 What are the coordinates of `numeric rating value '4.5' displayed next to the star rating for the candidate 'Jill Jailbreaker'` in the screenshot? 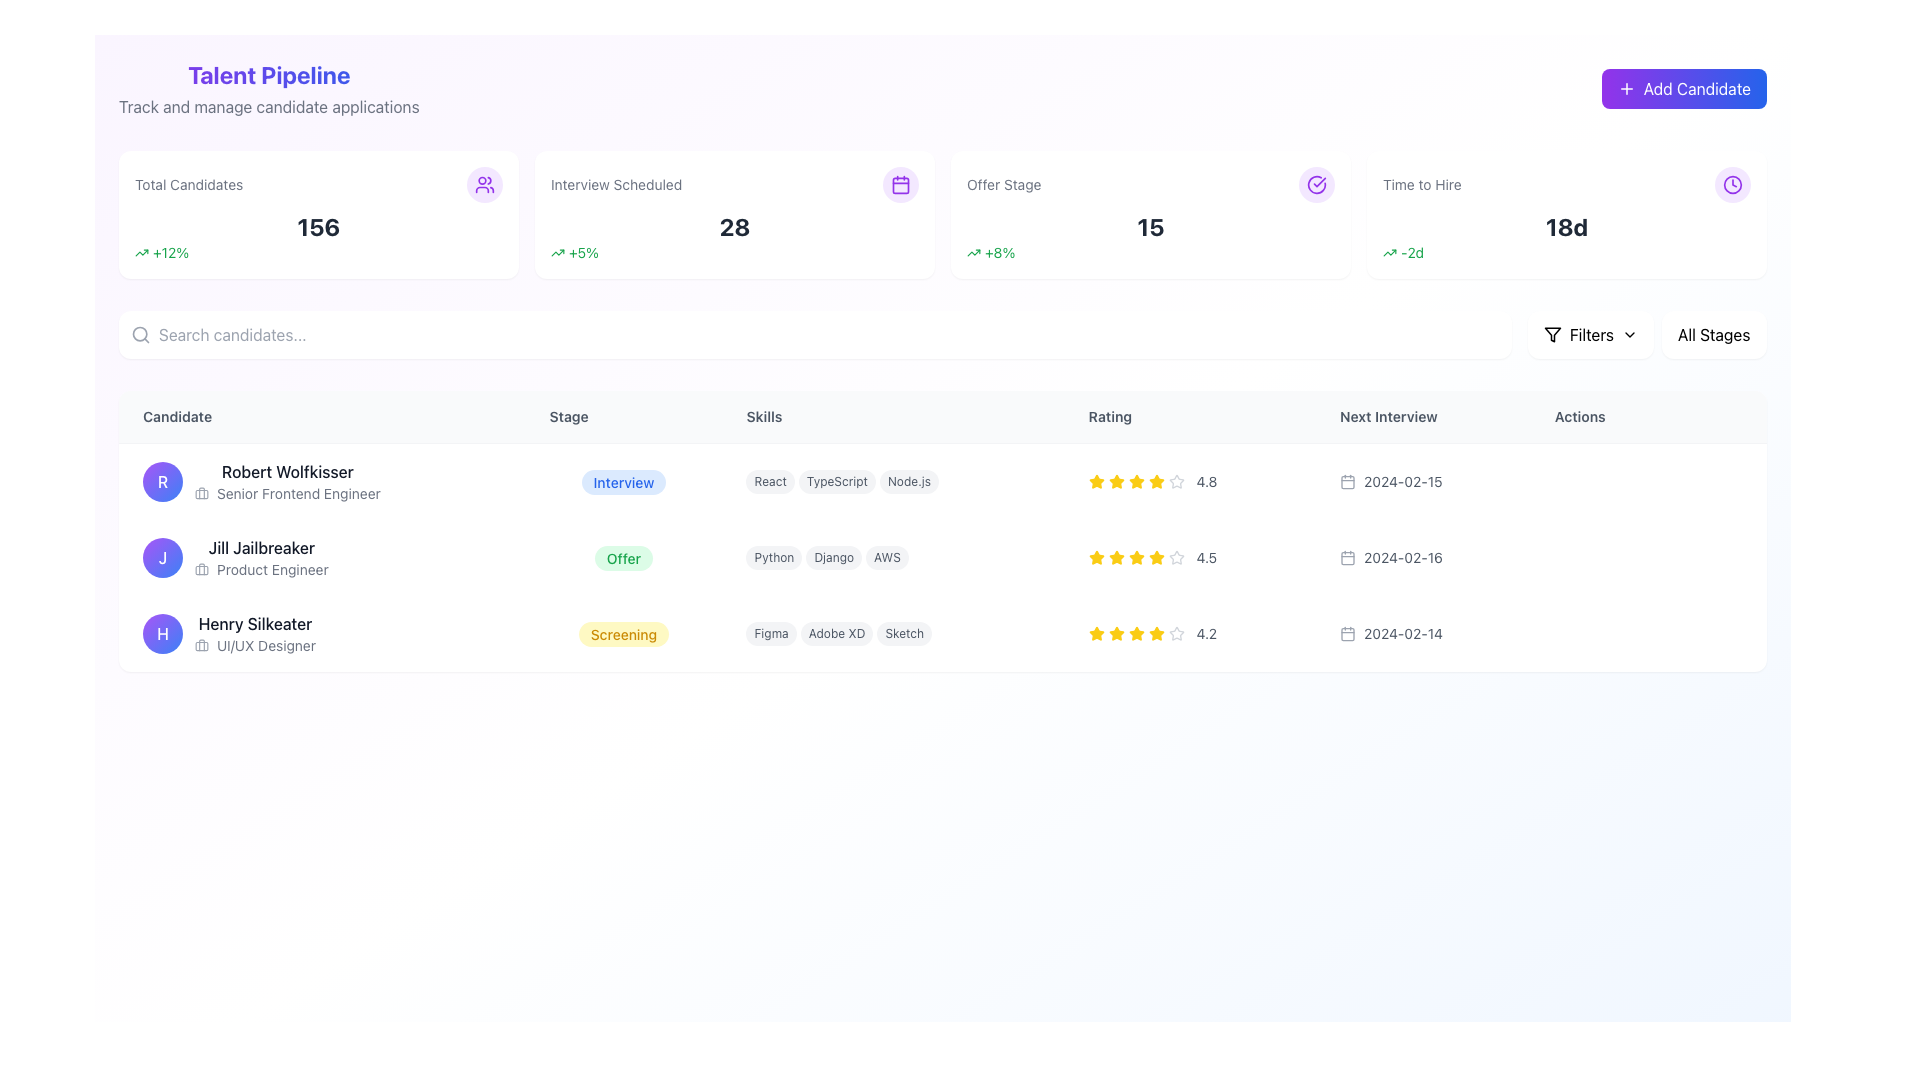 It's located at (1190, 558).